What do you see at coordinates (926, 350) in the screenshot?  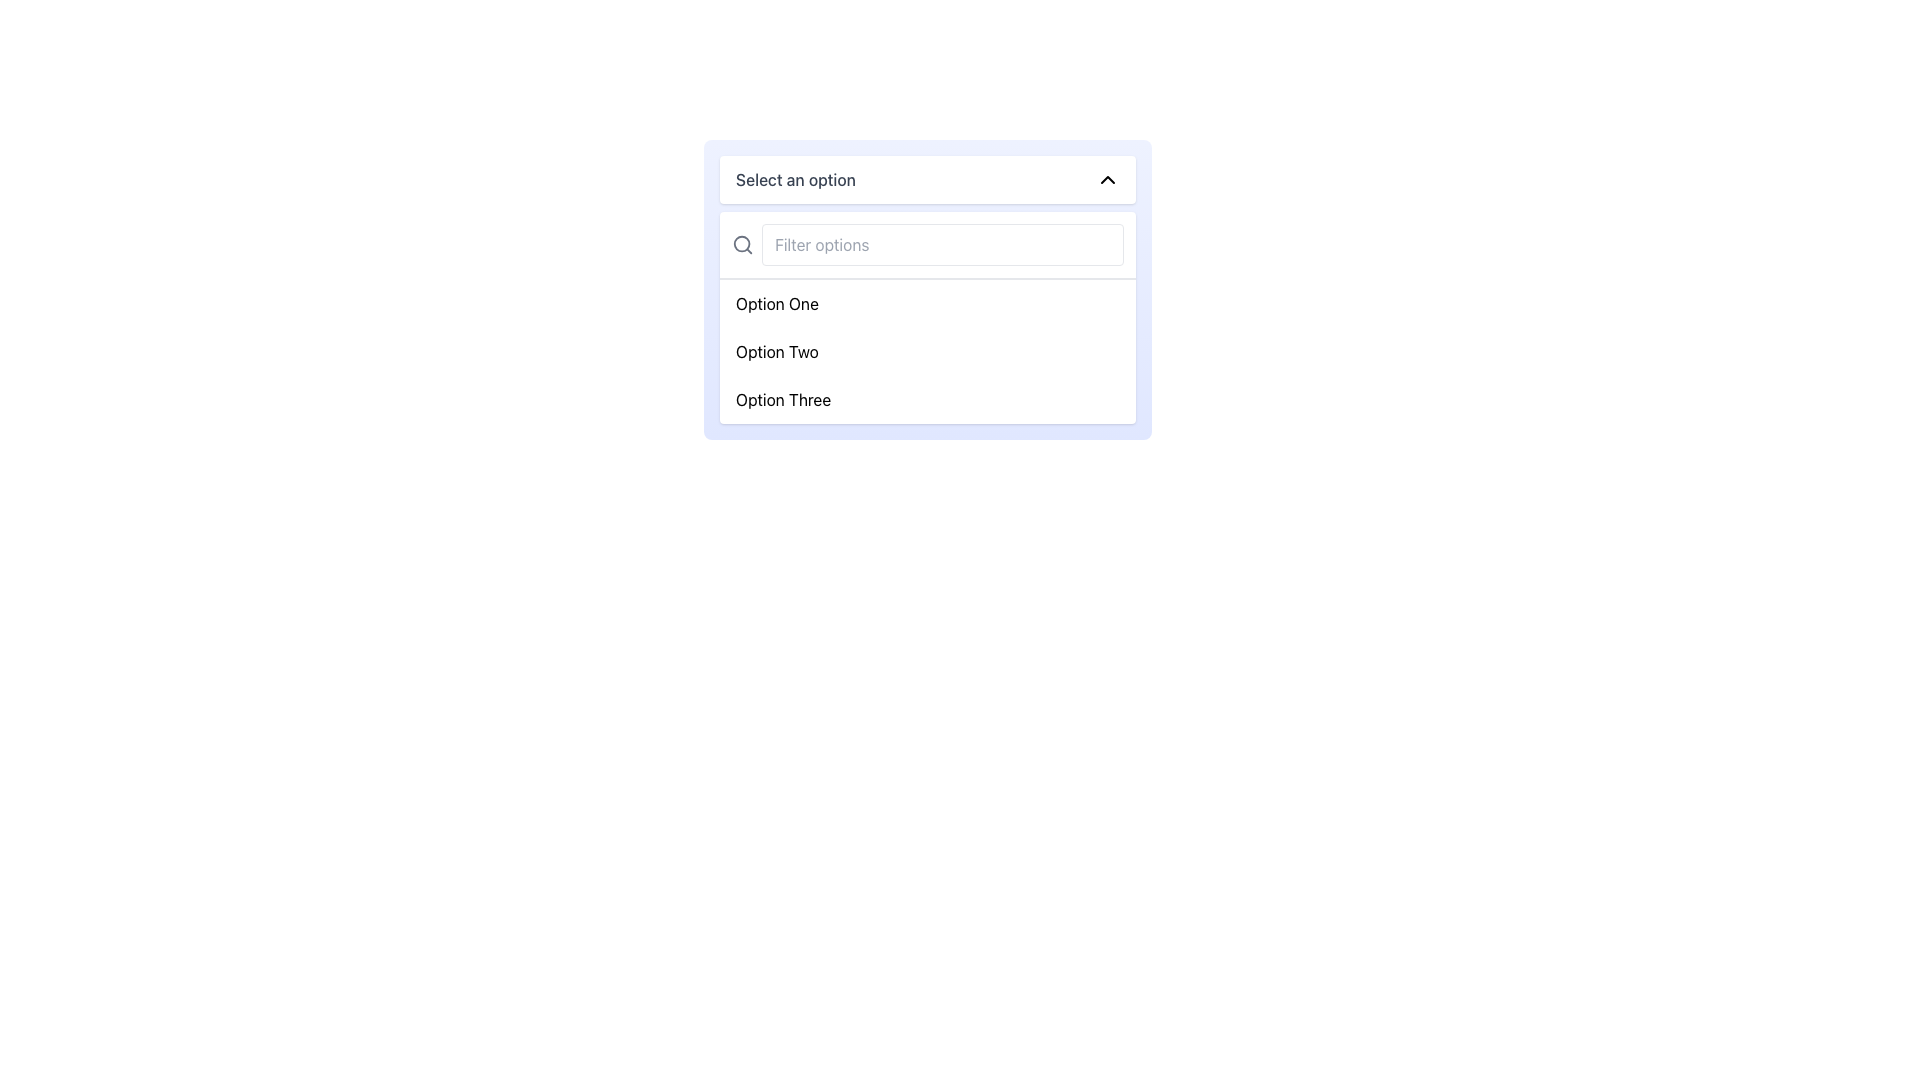 I see `the second item in the dropdown menu, which represents 'Option Two', located below the search bar` at bounding box center [926, 350].